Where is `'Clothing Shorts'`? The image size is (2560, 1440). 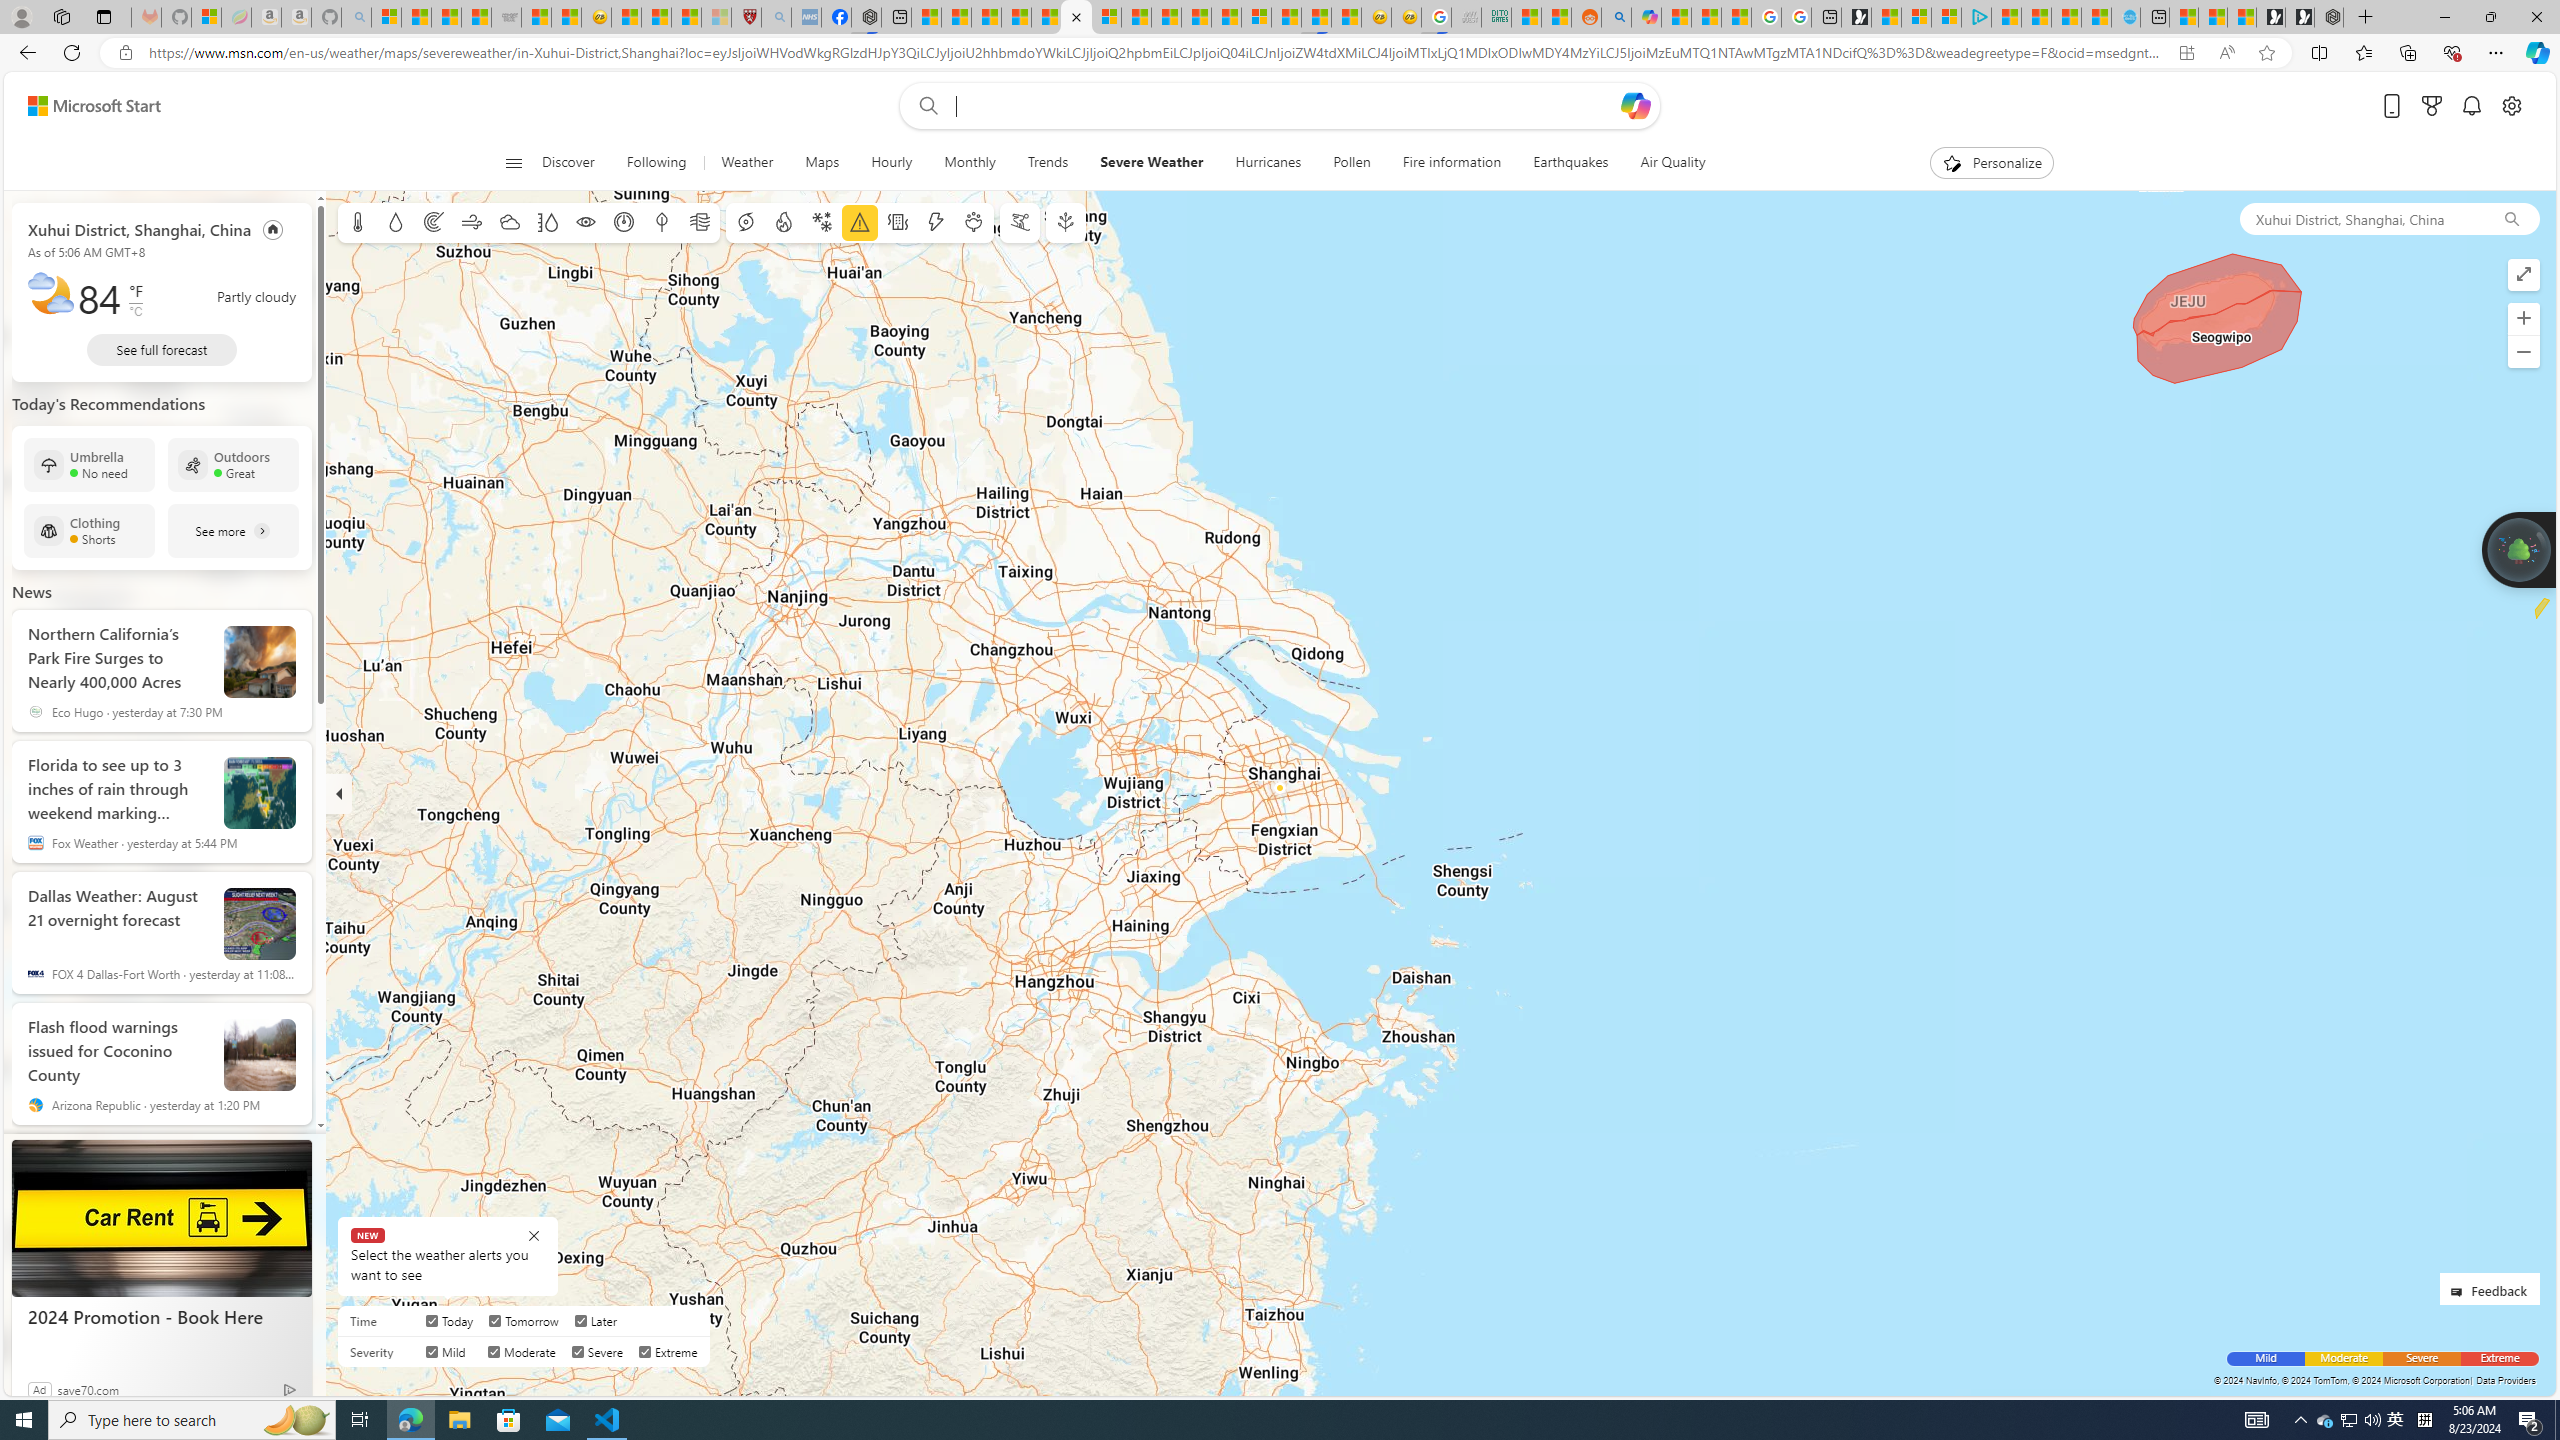 'Clothing Shorts' is located at coordinates (89, 531).